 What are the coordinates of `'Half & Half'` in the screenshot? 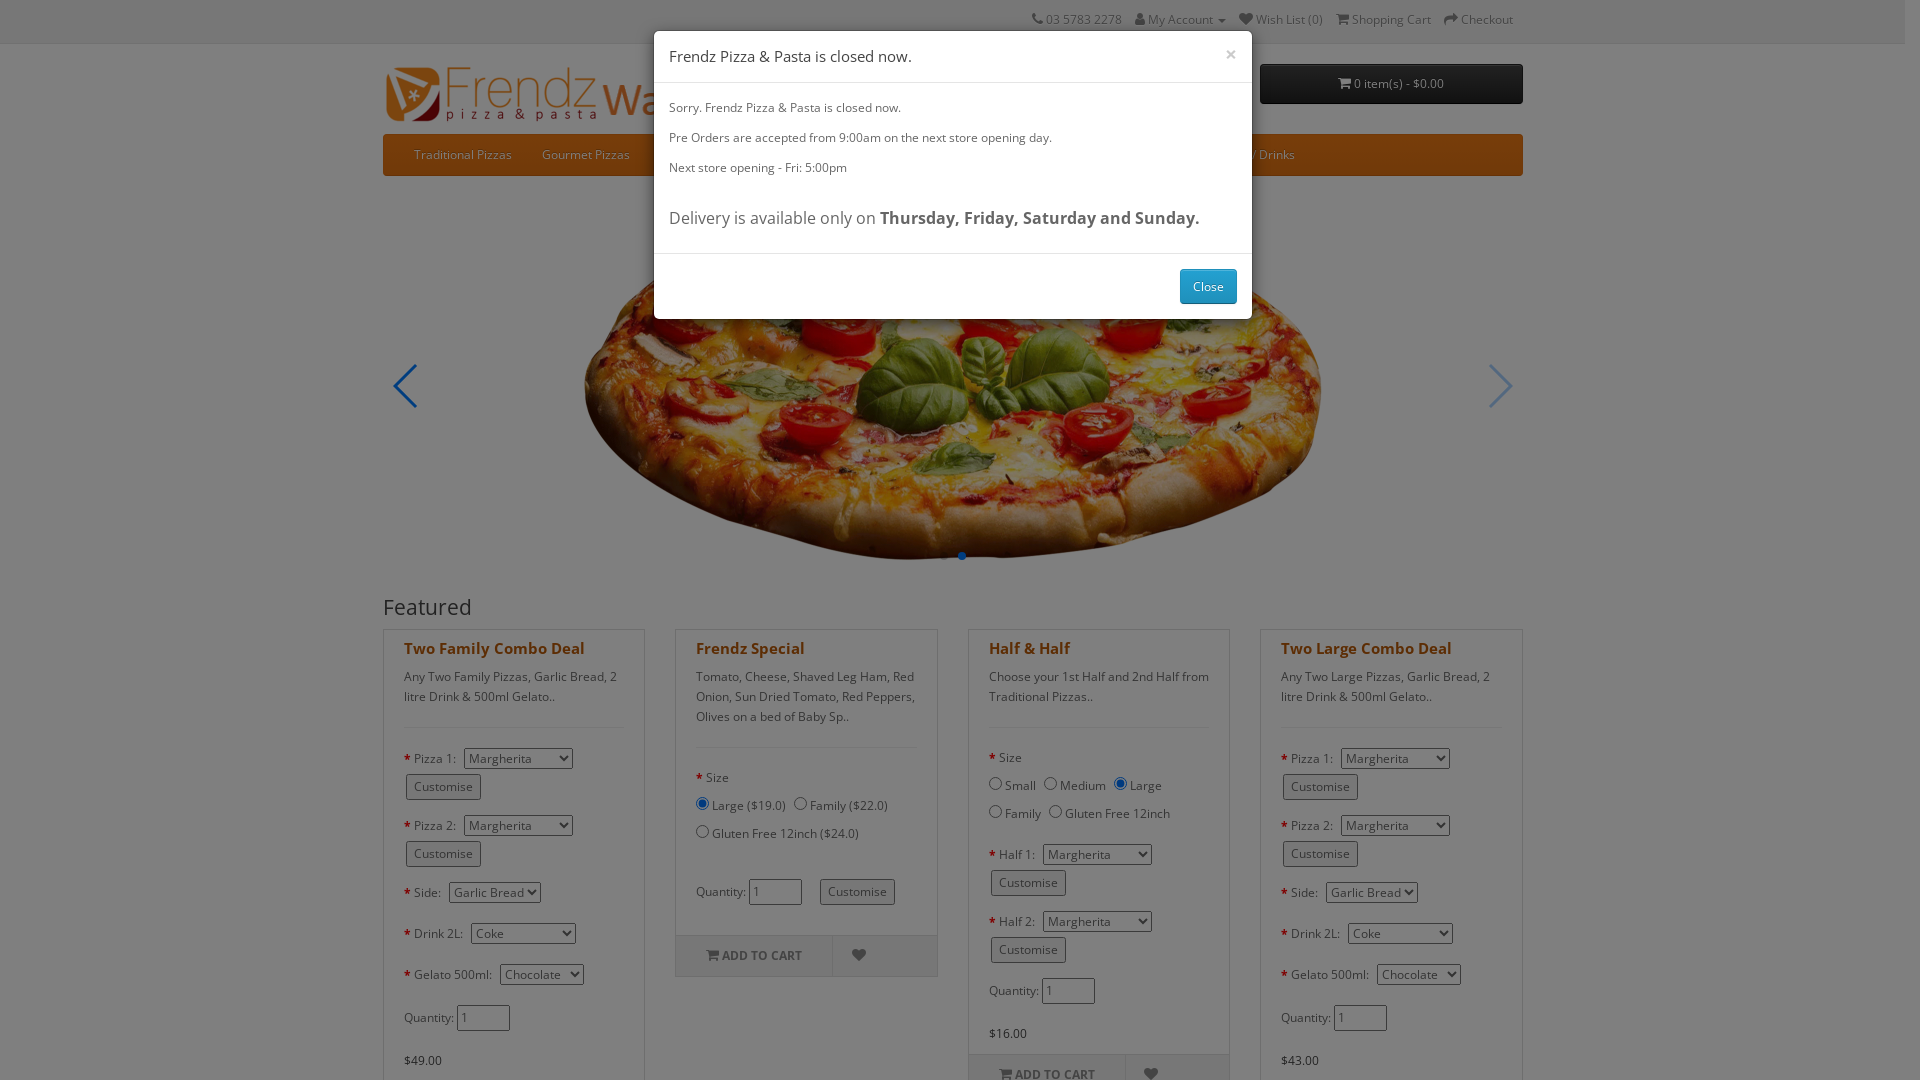 It's located at (1028, 648).